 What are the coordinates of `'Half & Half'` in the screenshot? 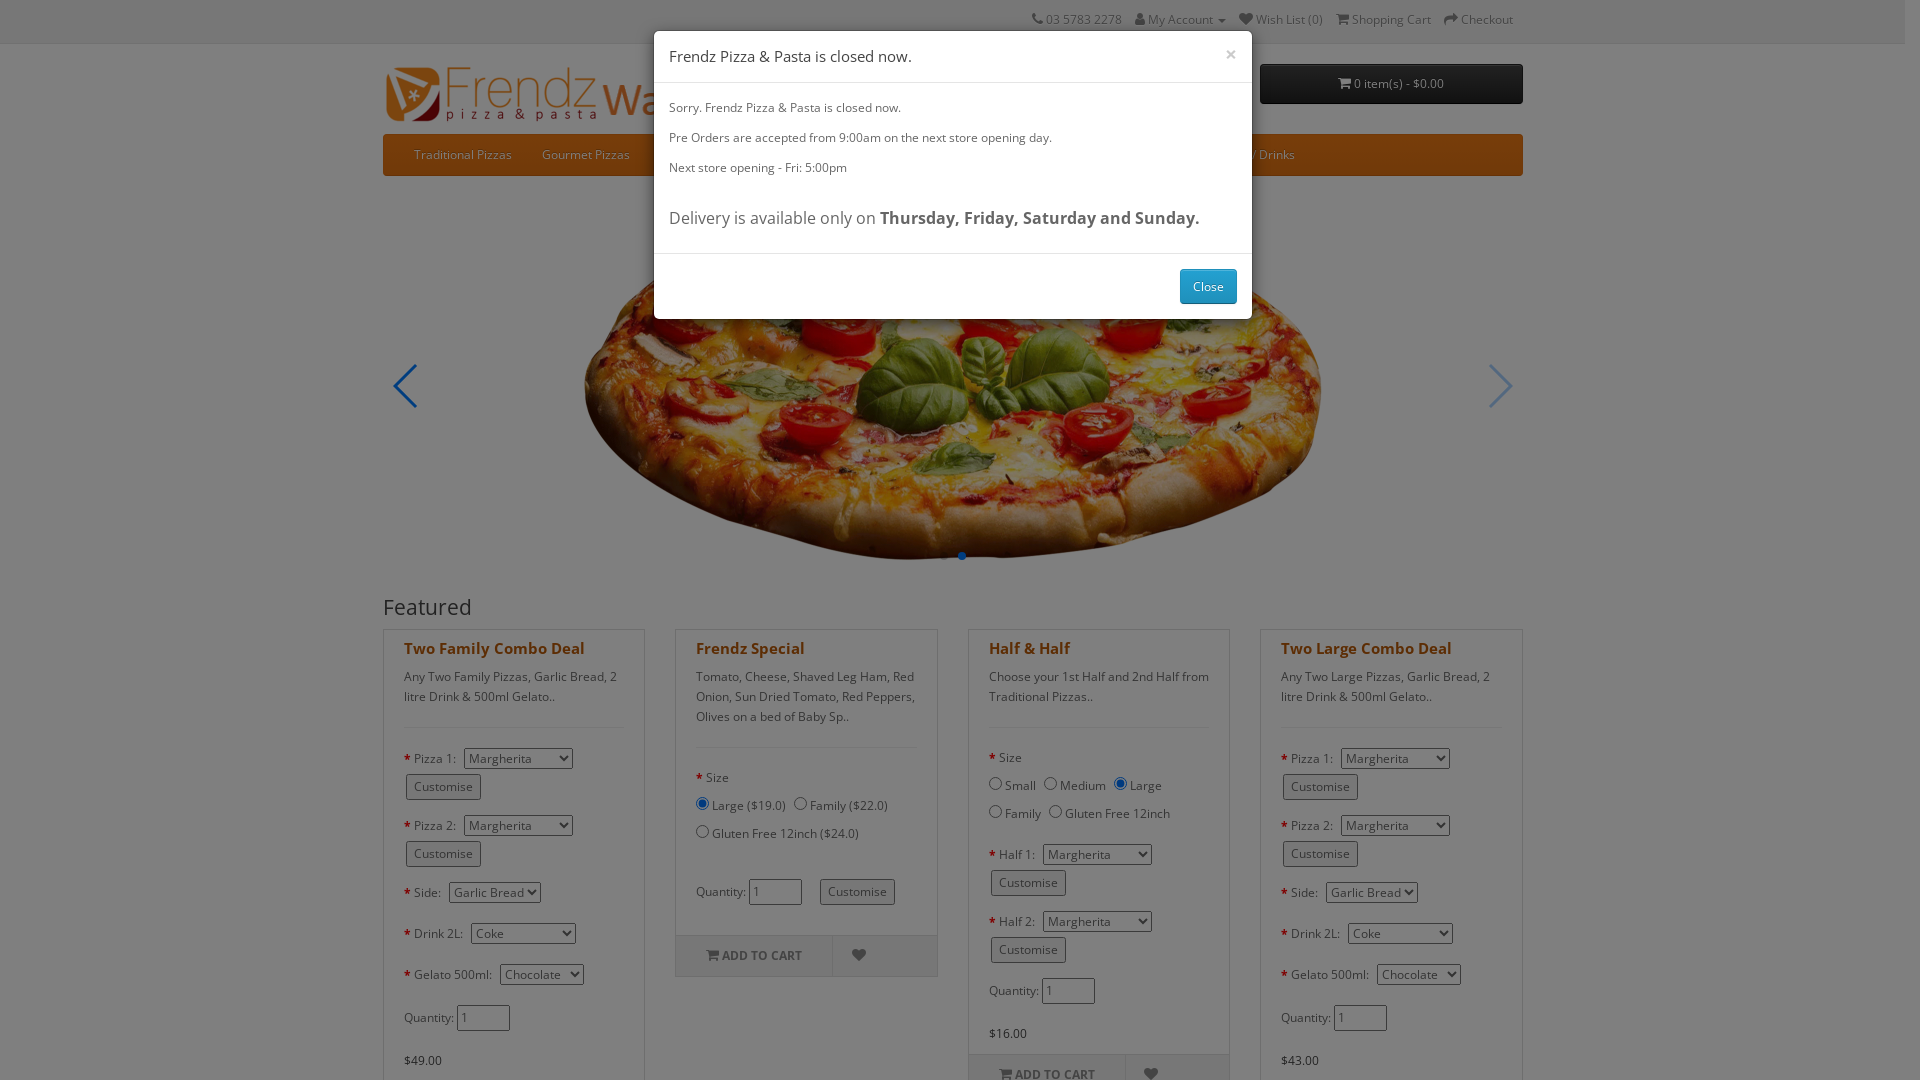 It's located at (1028, 648).